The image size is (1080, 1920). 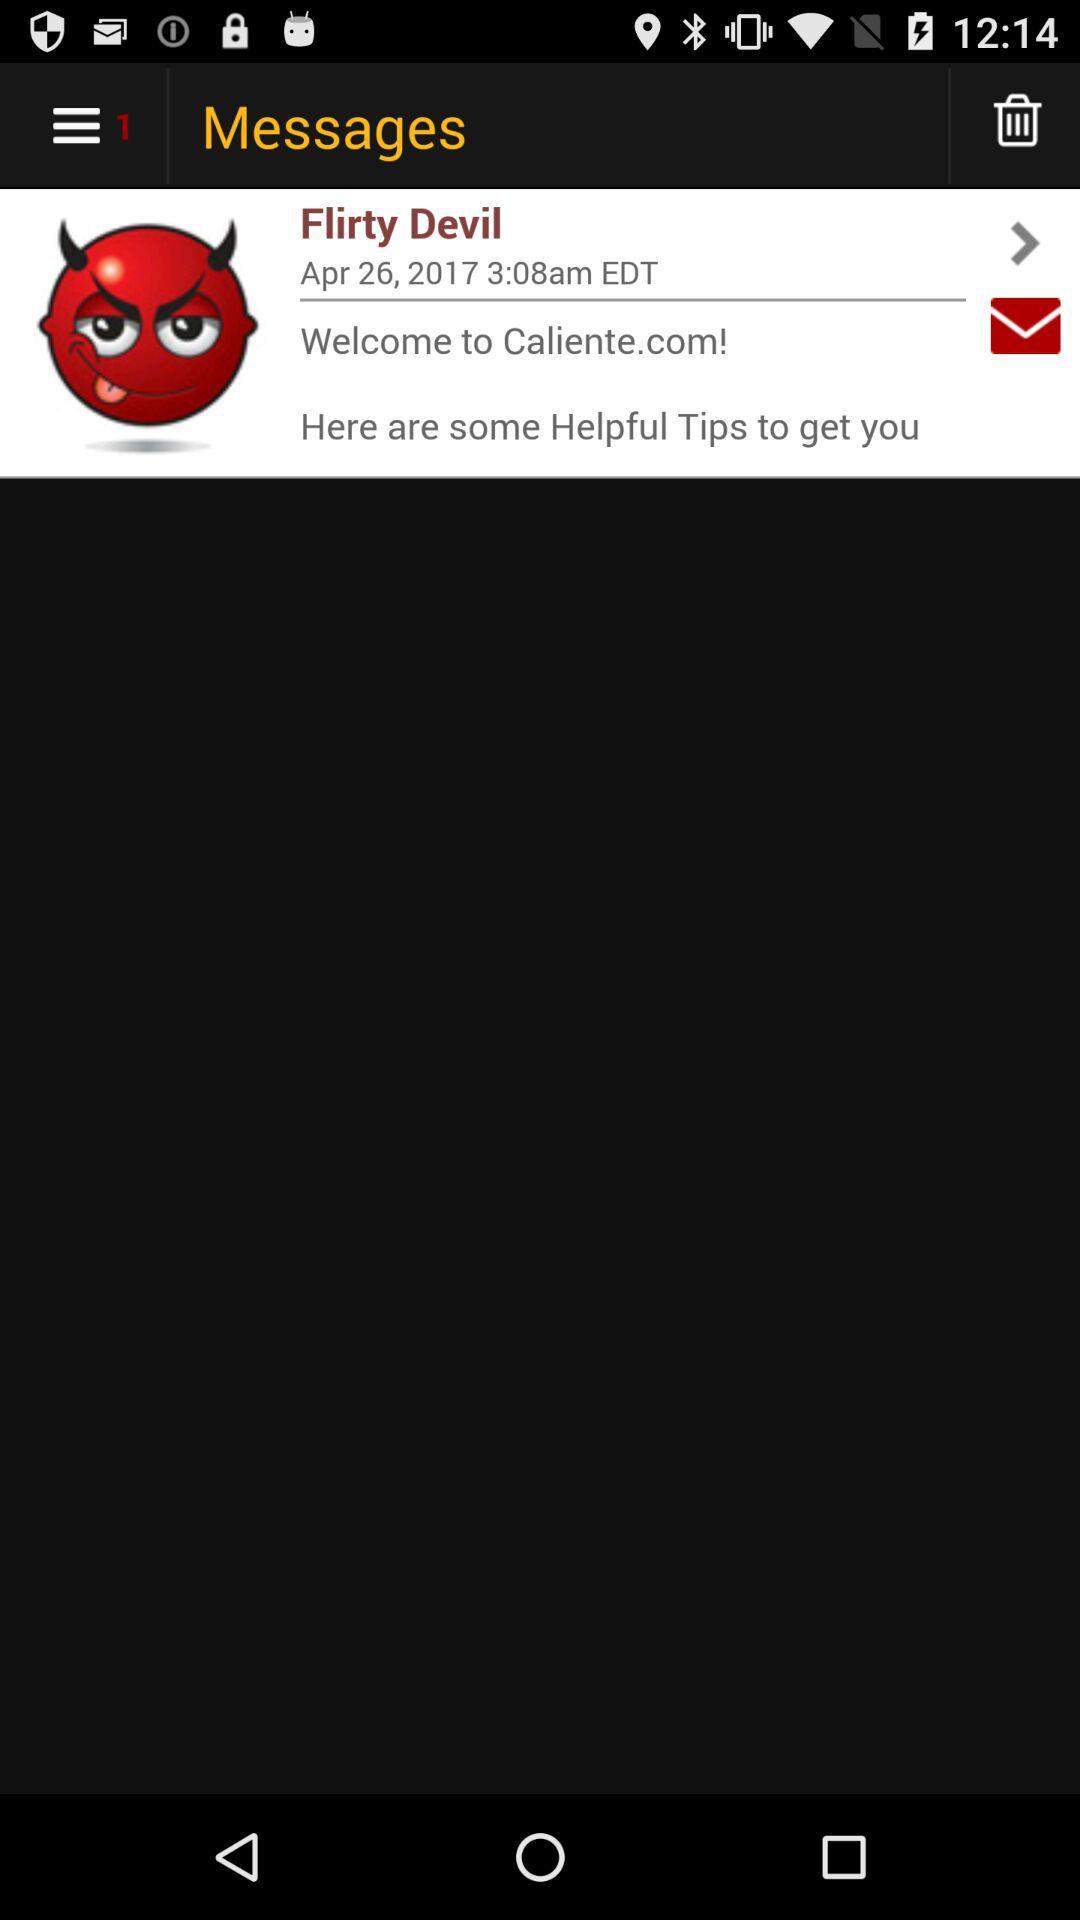 I want to click on the apr 26 2017 item, so click(x=632, y=270).